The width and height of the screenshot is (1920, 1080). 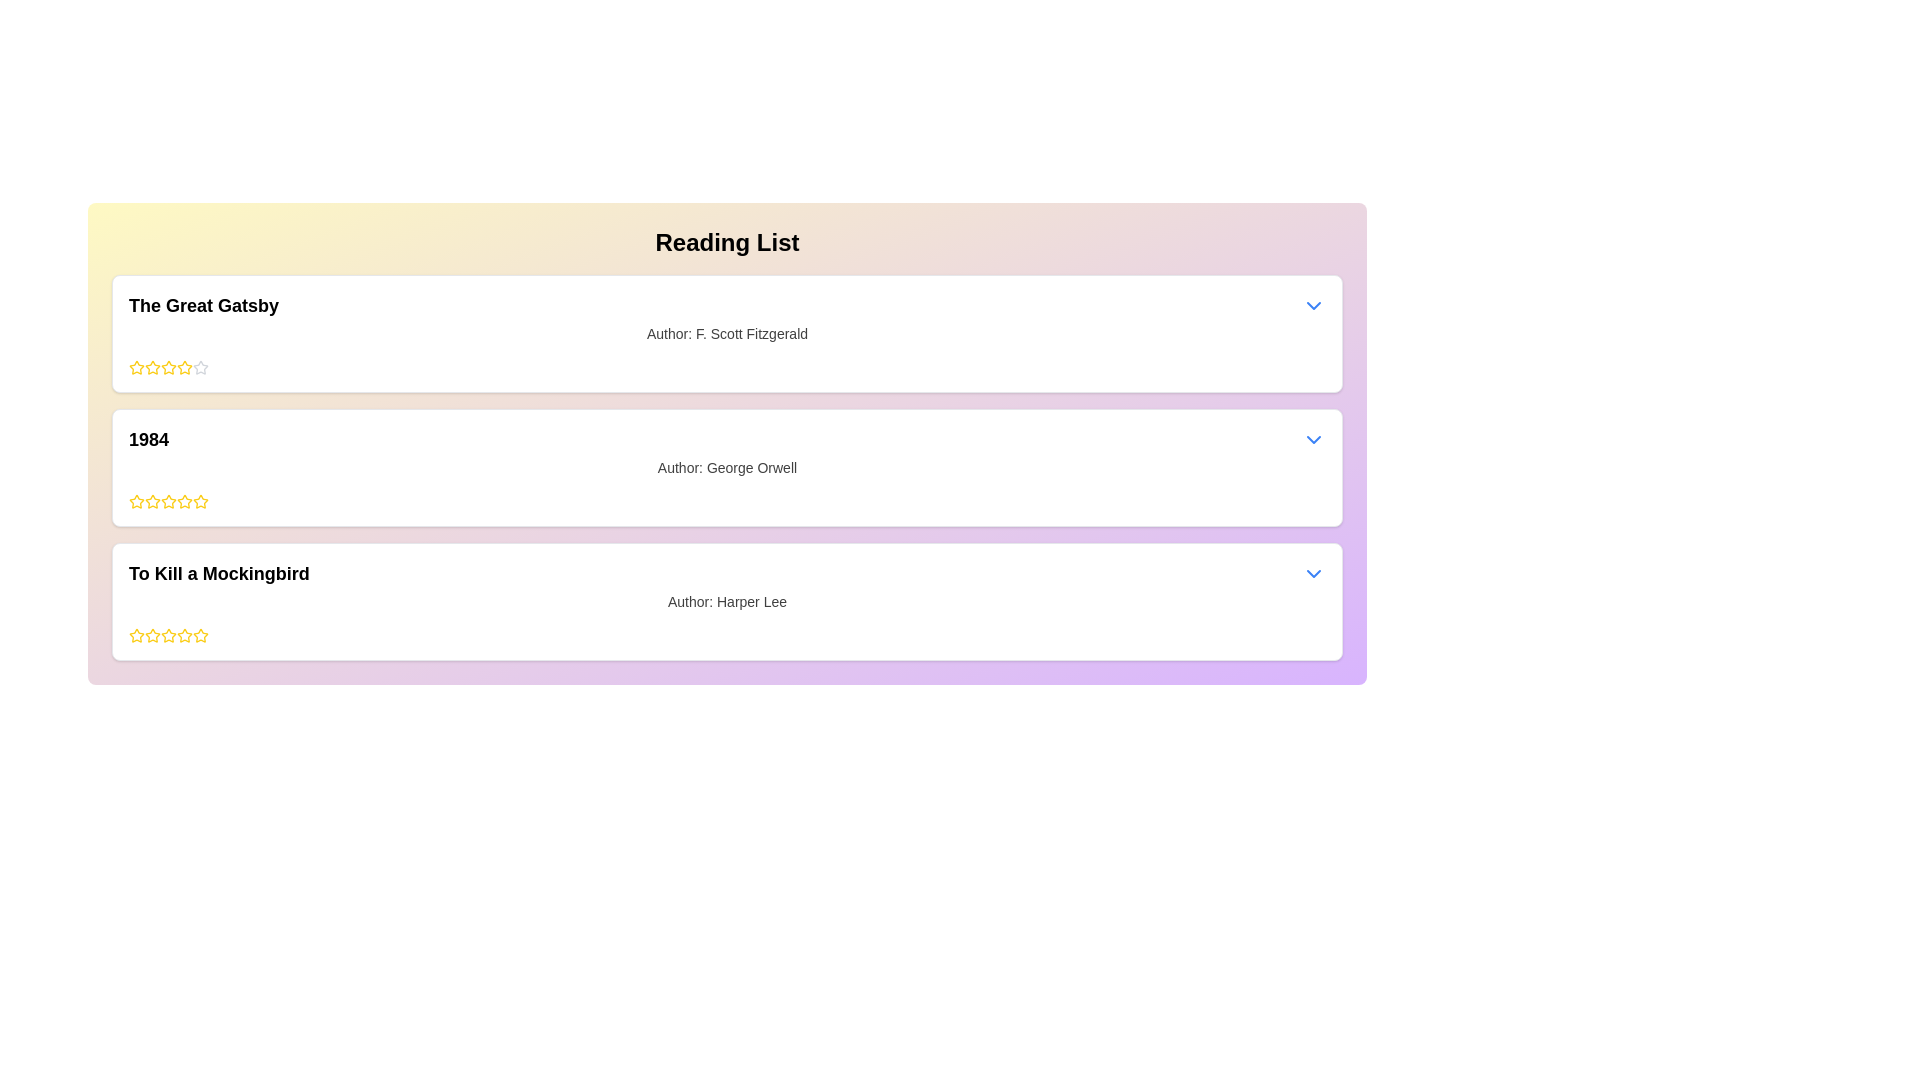 What do you see at coordinates (1314, 305) in the screenshot?
I see `the blue downwards chevron icon that acts as a dropdown trigger, located to the far right of the title 'The Great Gatsby', to receive possible visual feedback` at bounding box center [1314, 305].